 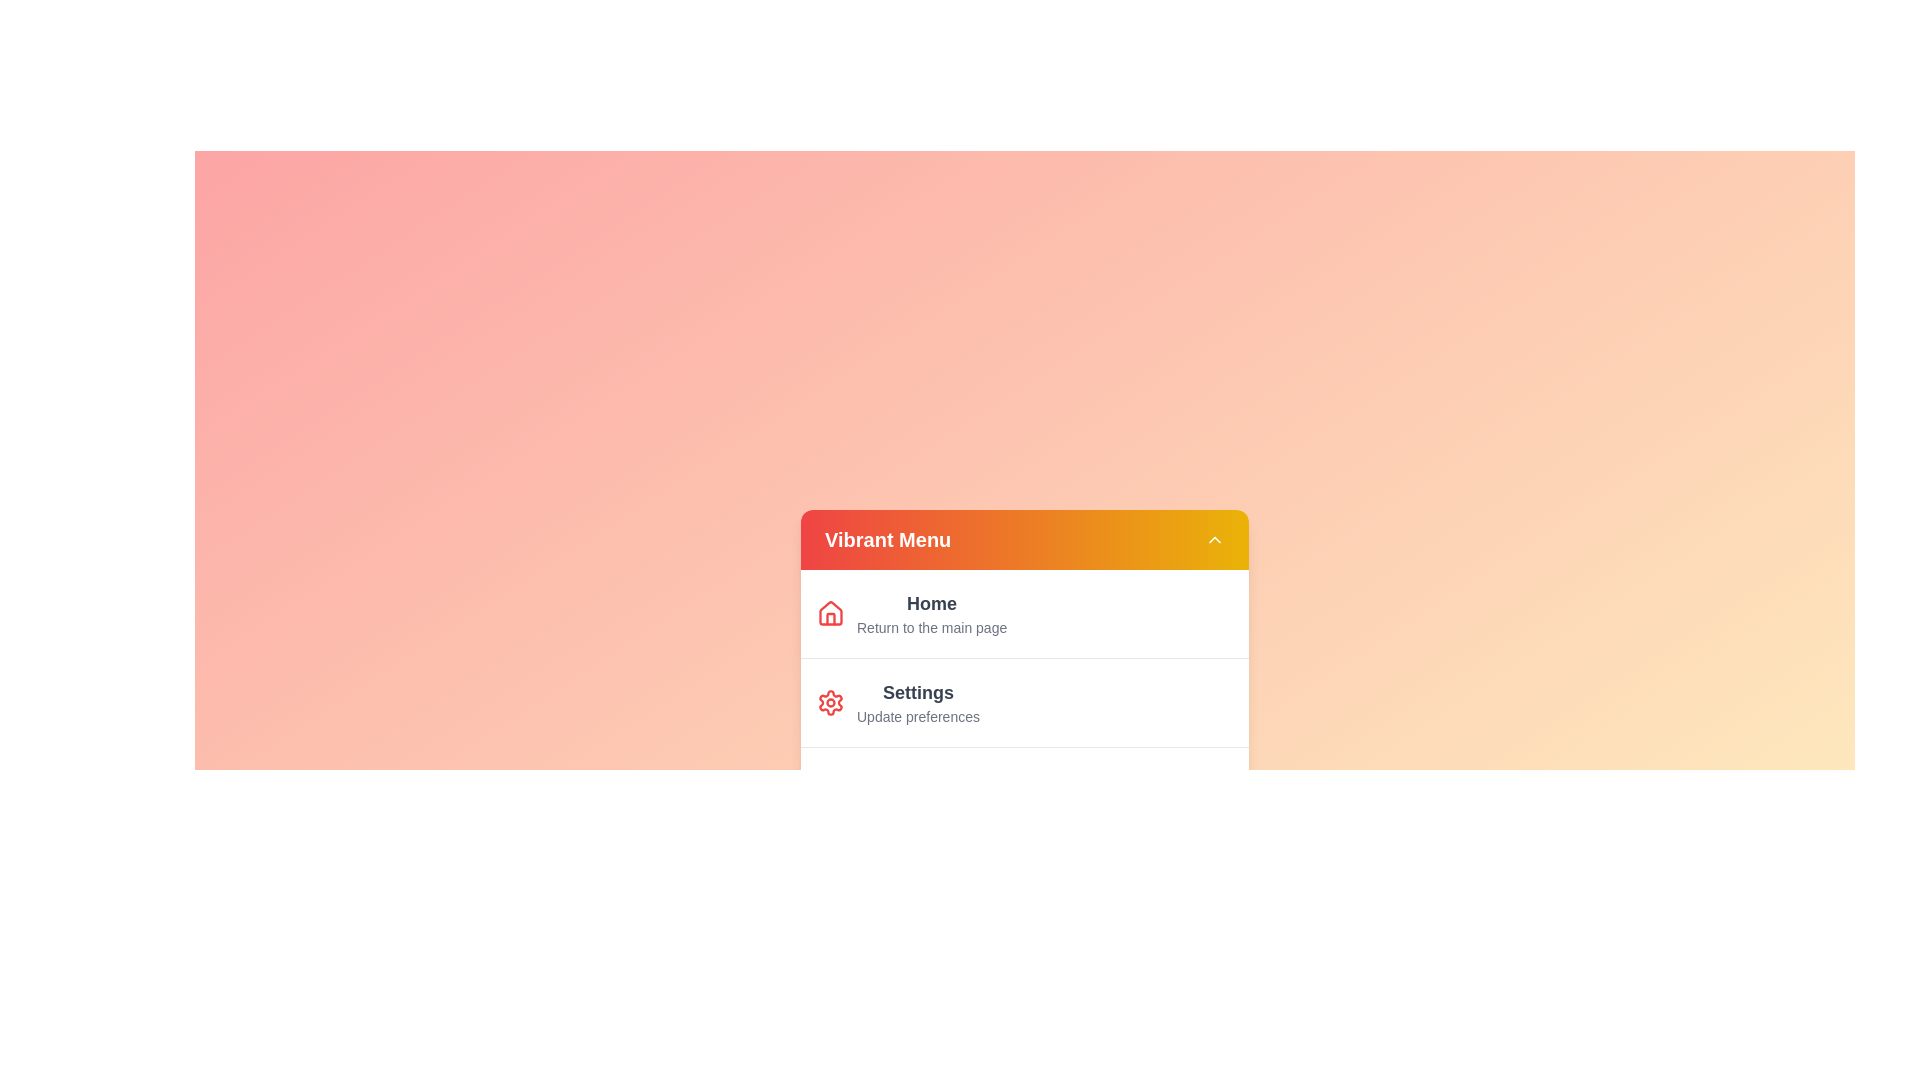 I want to click on the menu item Settings, so click(x=916, y=701).